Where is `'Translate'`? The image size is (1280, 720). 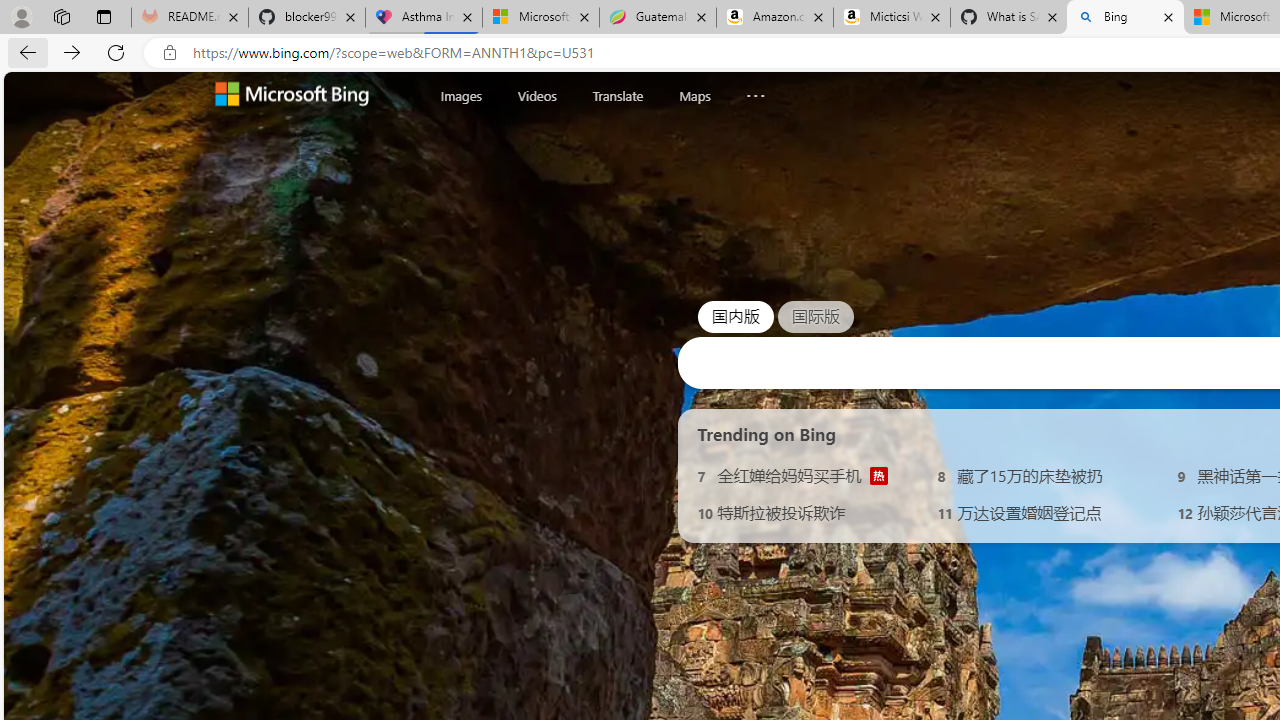 'Translate' is located at coordinates (616, 95).